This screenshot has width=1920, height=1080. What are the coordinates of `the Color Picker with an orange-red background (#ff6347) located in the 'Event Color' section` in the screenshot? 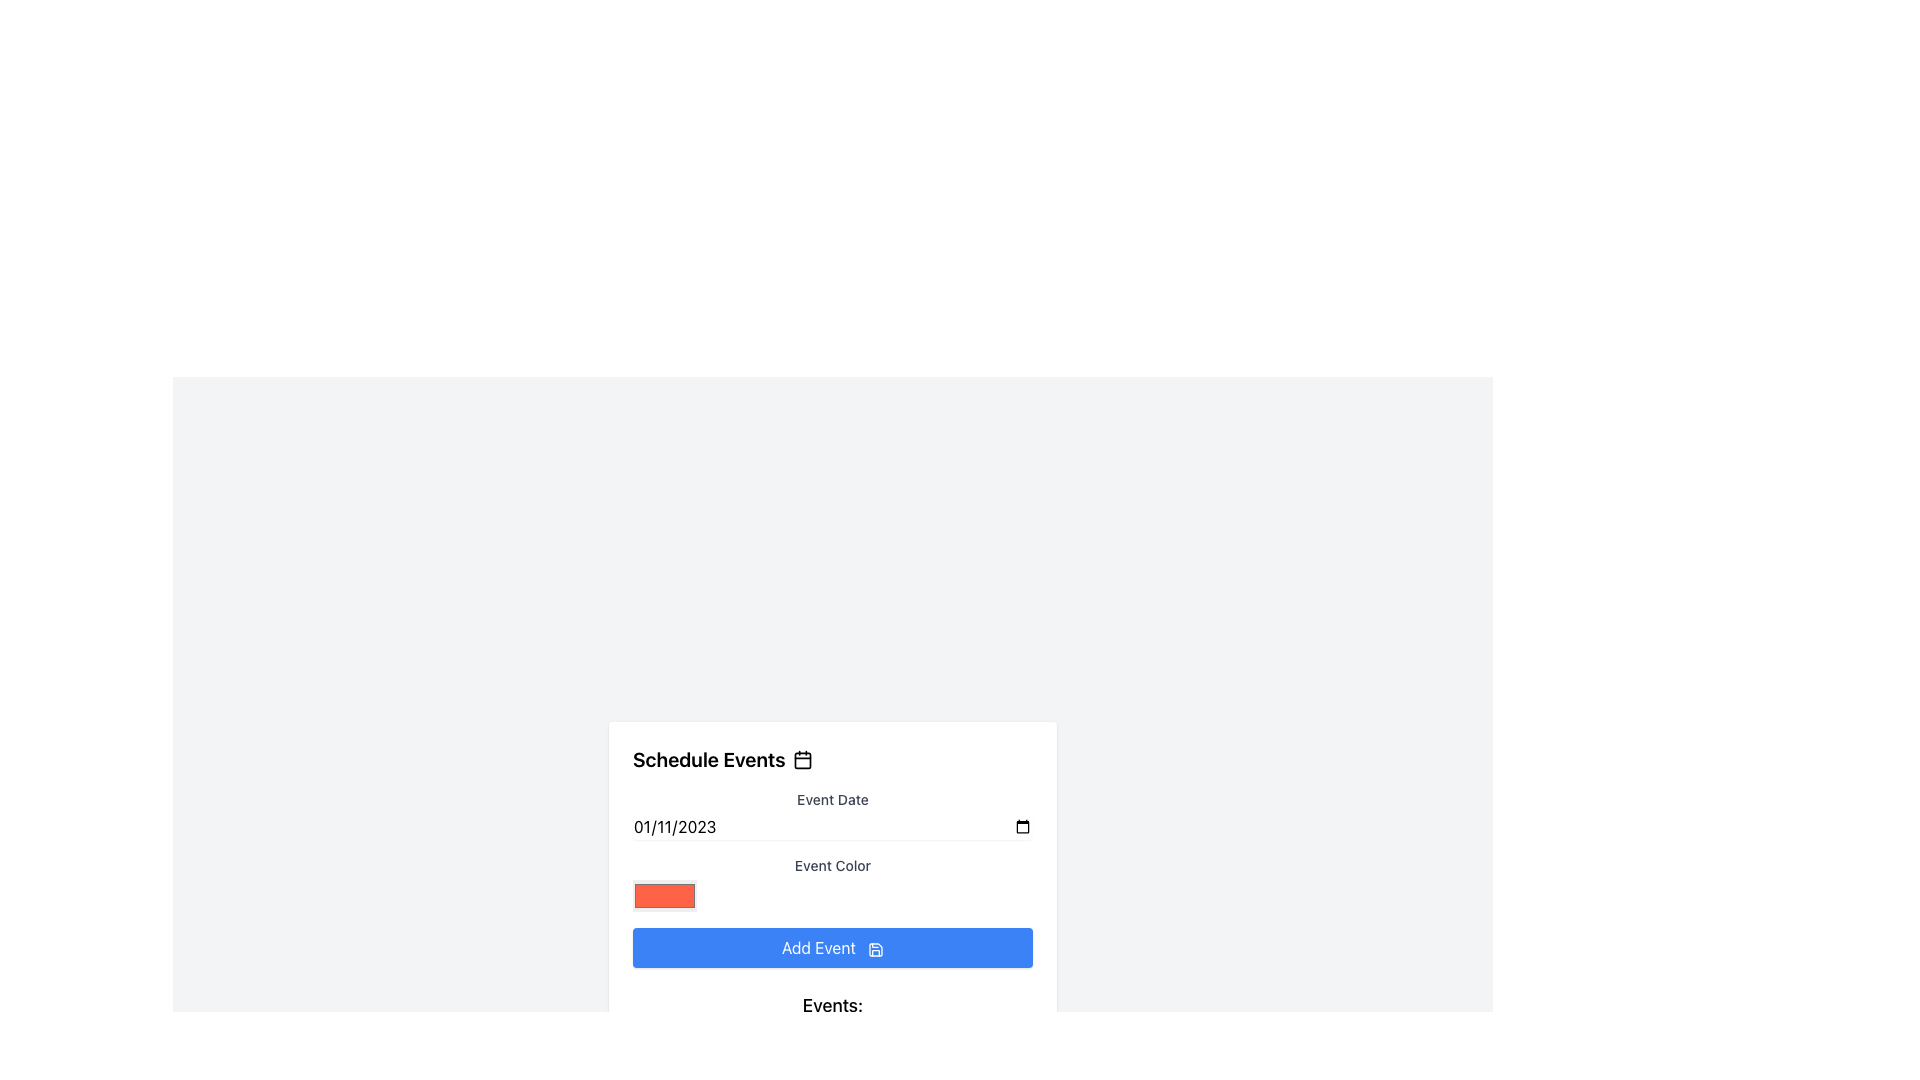 It's located at (665, 894).